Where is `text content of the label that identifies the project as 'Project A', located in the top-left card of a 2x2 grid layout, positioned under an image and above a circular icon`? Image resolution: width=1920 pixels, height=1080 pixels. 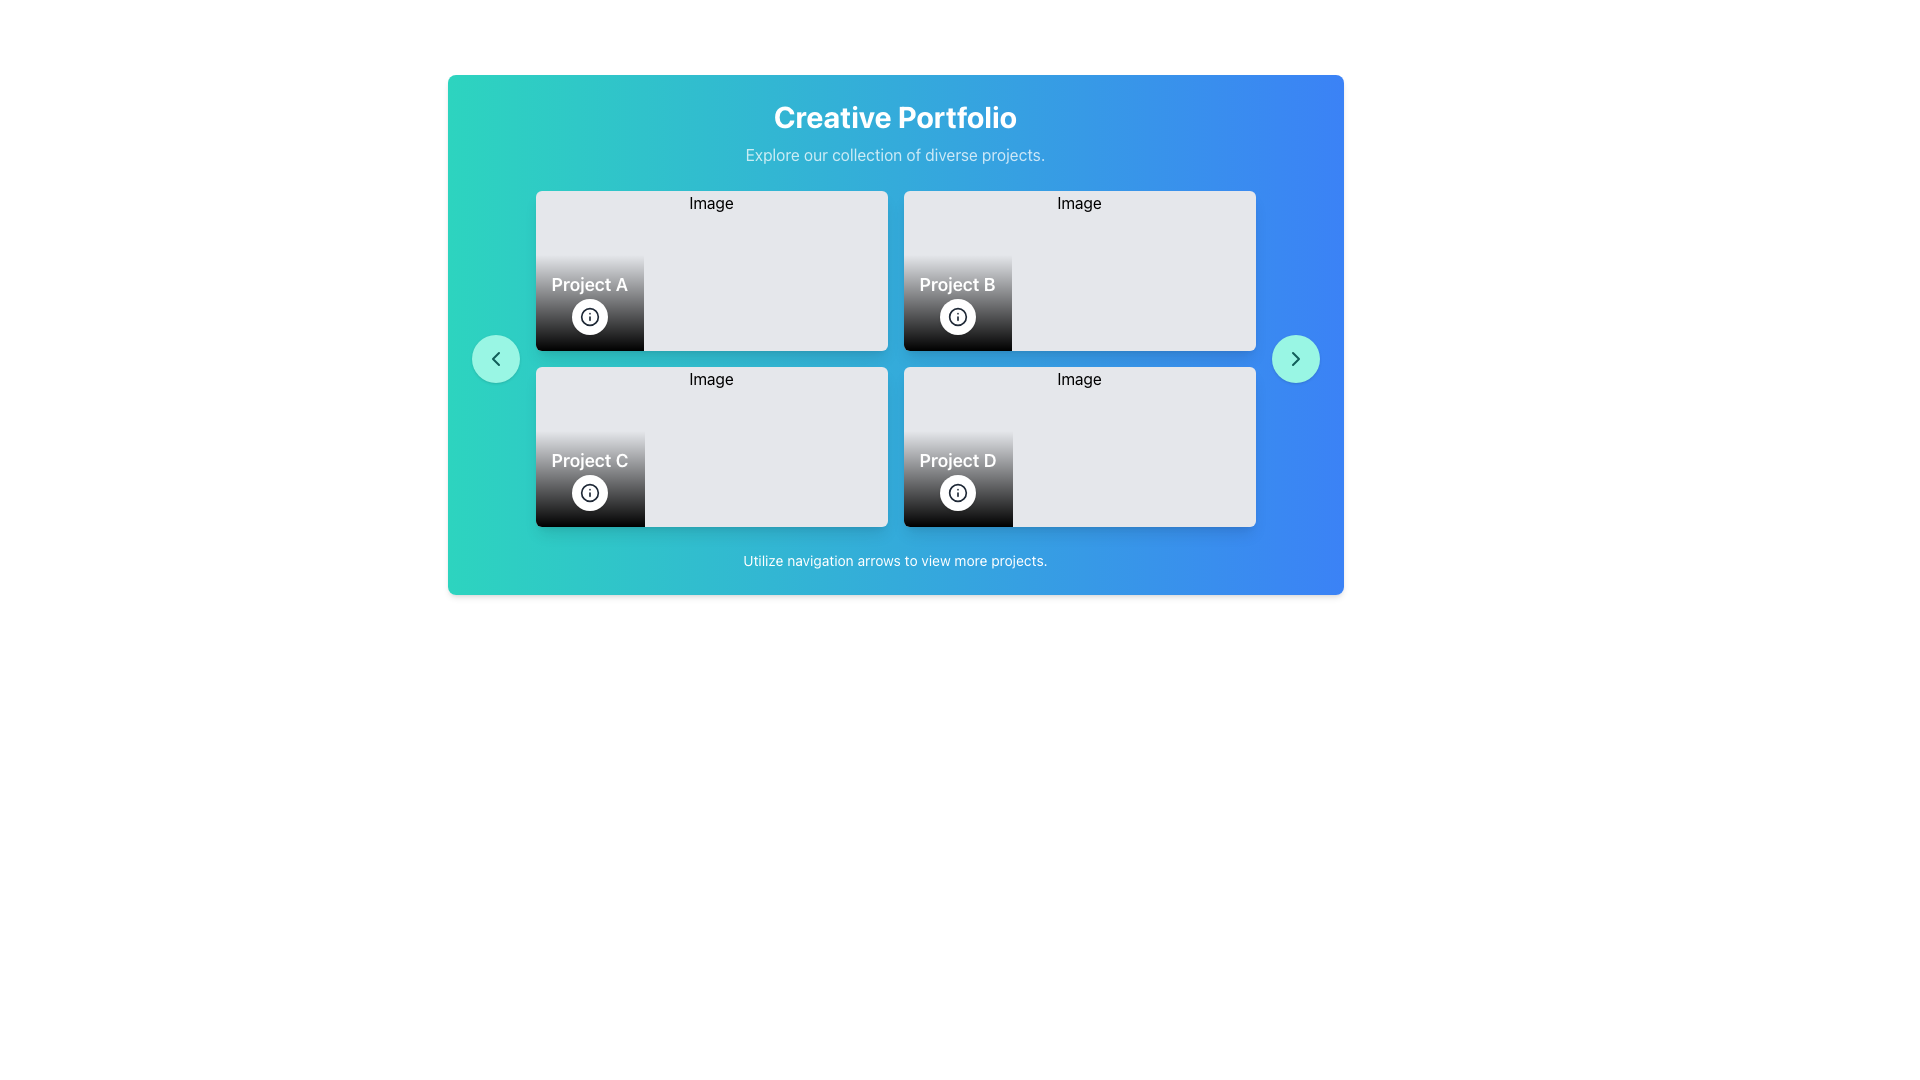
text content of the label that identifies the project as 'Project A', located in the top-left card of a 2x2 grid layout, positioned under an image and above a circular icon is located at coordinates (588, 285).